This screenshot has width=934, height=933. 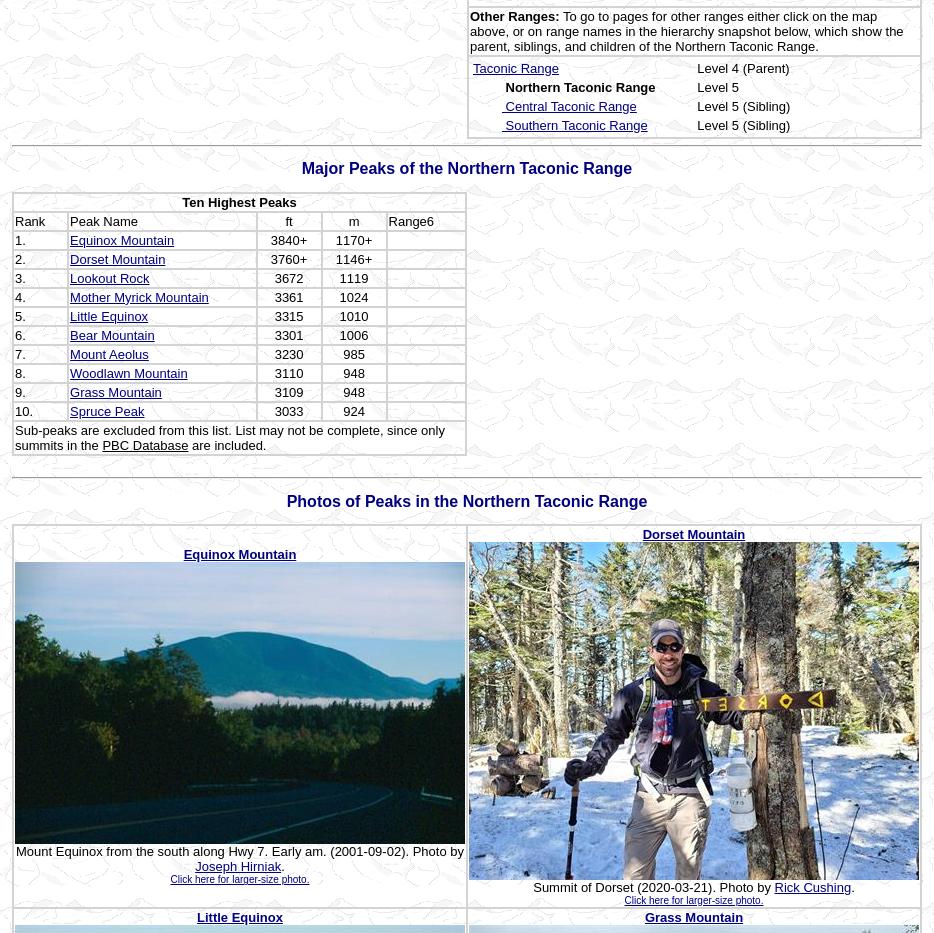 What do you see at coordinates (18, 277) in the screenshot?
I see `'3.'` at bounding box center [18, 277].